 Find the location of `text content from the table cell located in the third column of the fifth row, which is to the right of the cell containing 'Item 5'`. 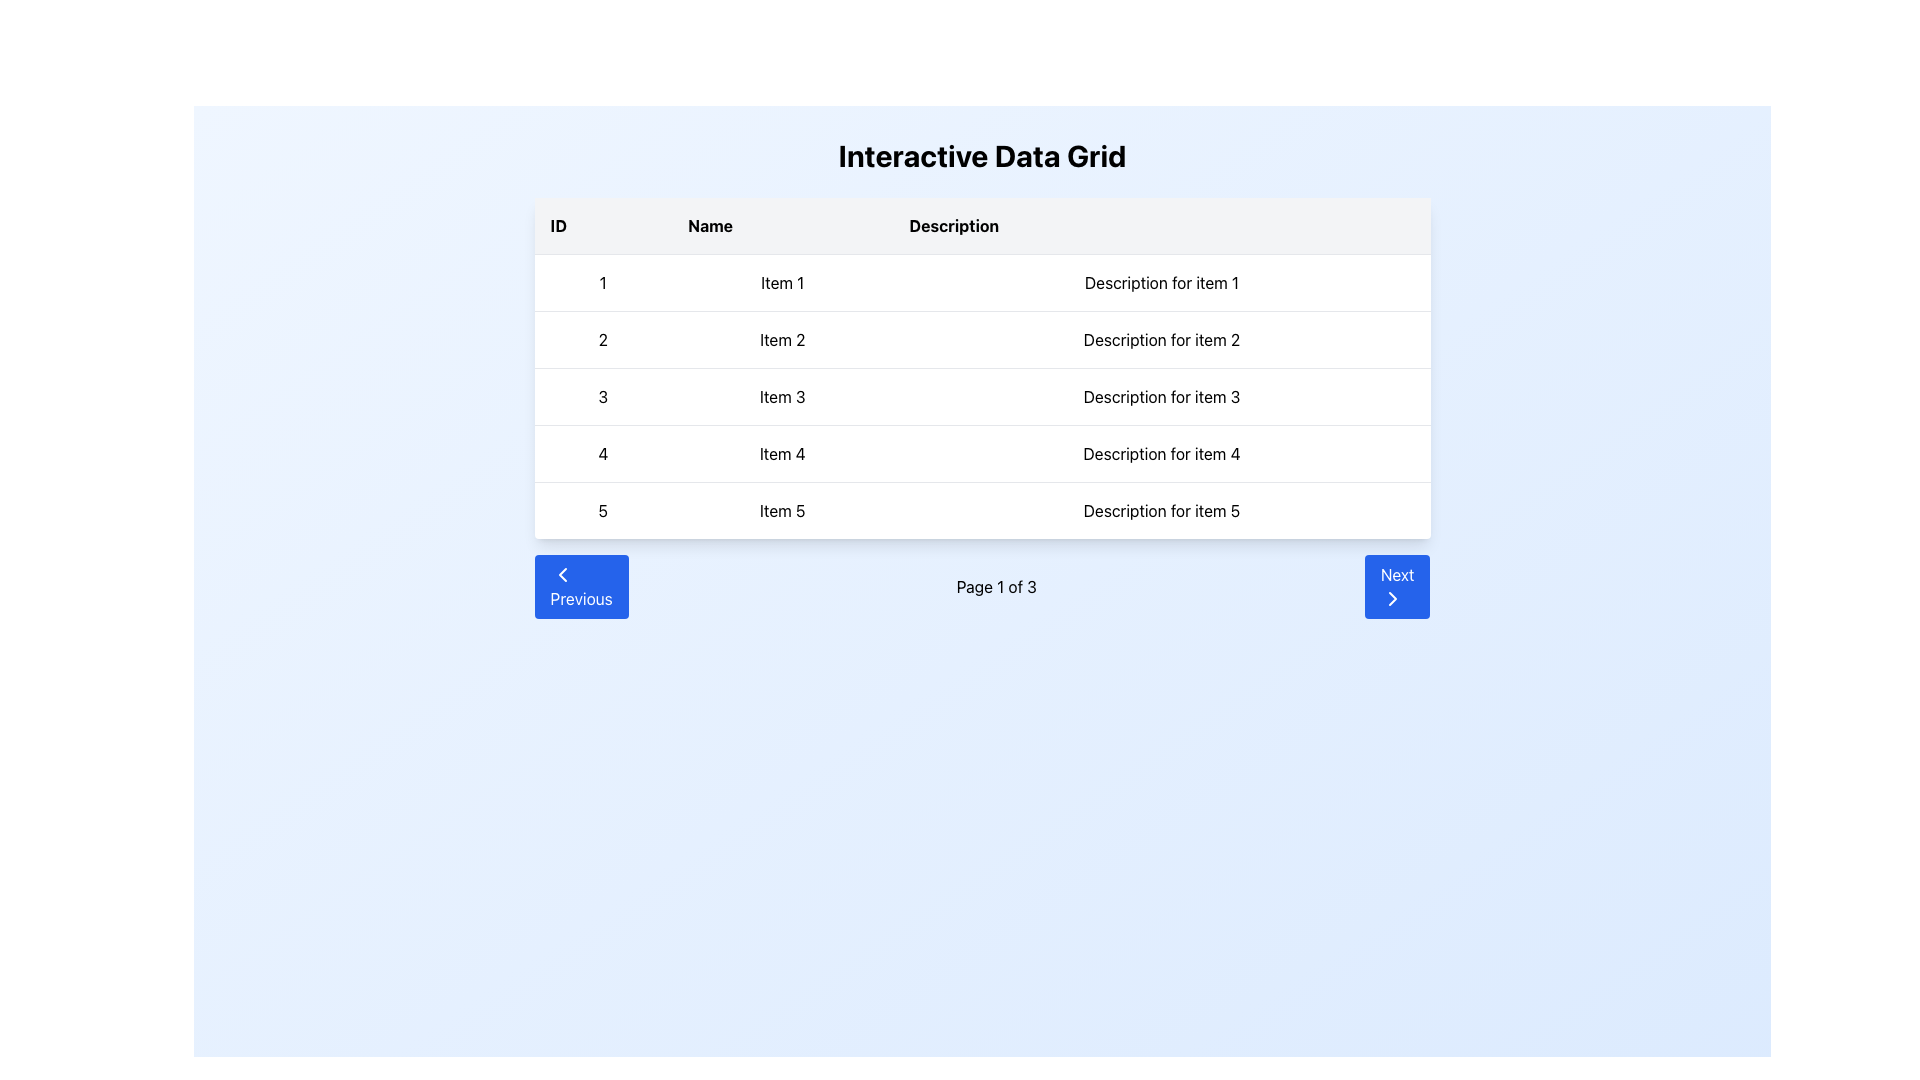

text content from the table cell located in the third column of the fifth row, which is to the right of the cell containing 'Item 5' is located at coordinates (1161, 509).